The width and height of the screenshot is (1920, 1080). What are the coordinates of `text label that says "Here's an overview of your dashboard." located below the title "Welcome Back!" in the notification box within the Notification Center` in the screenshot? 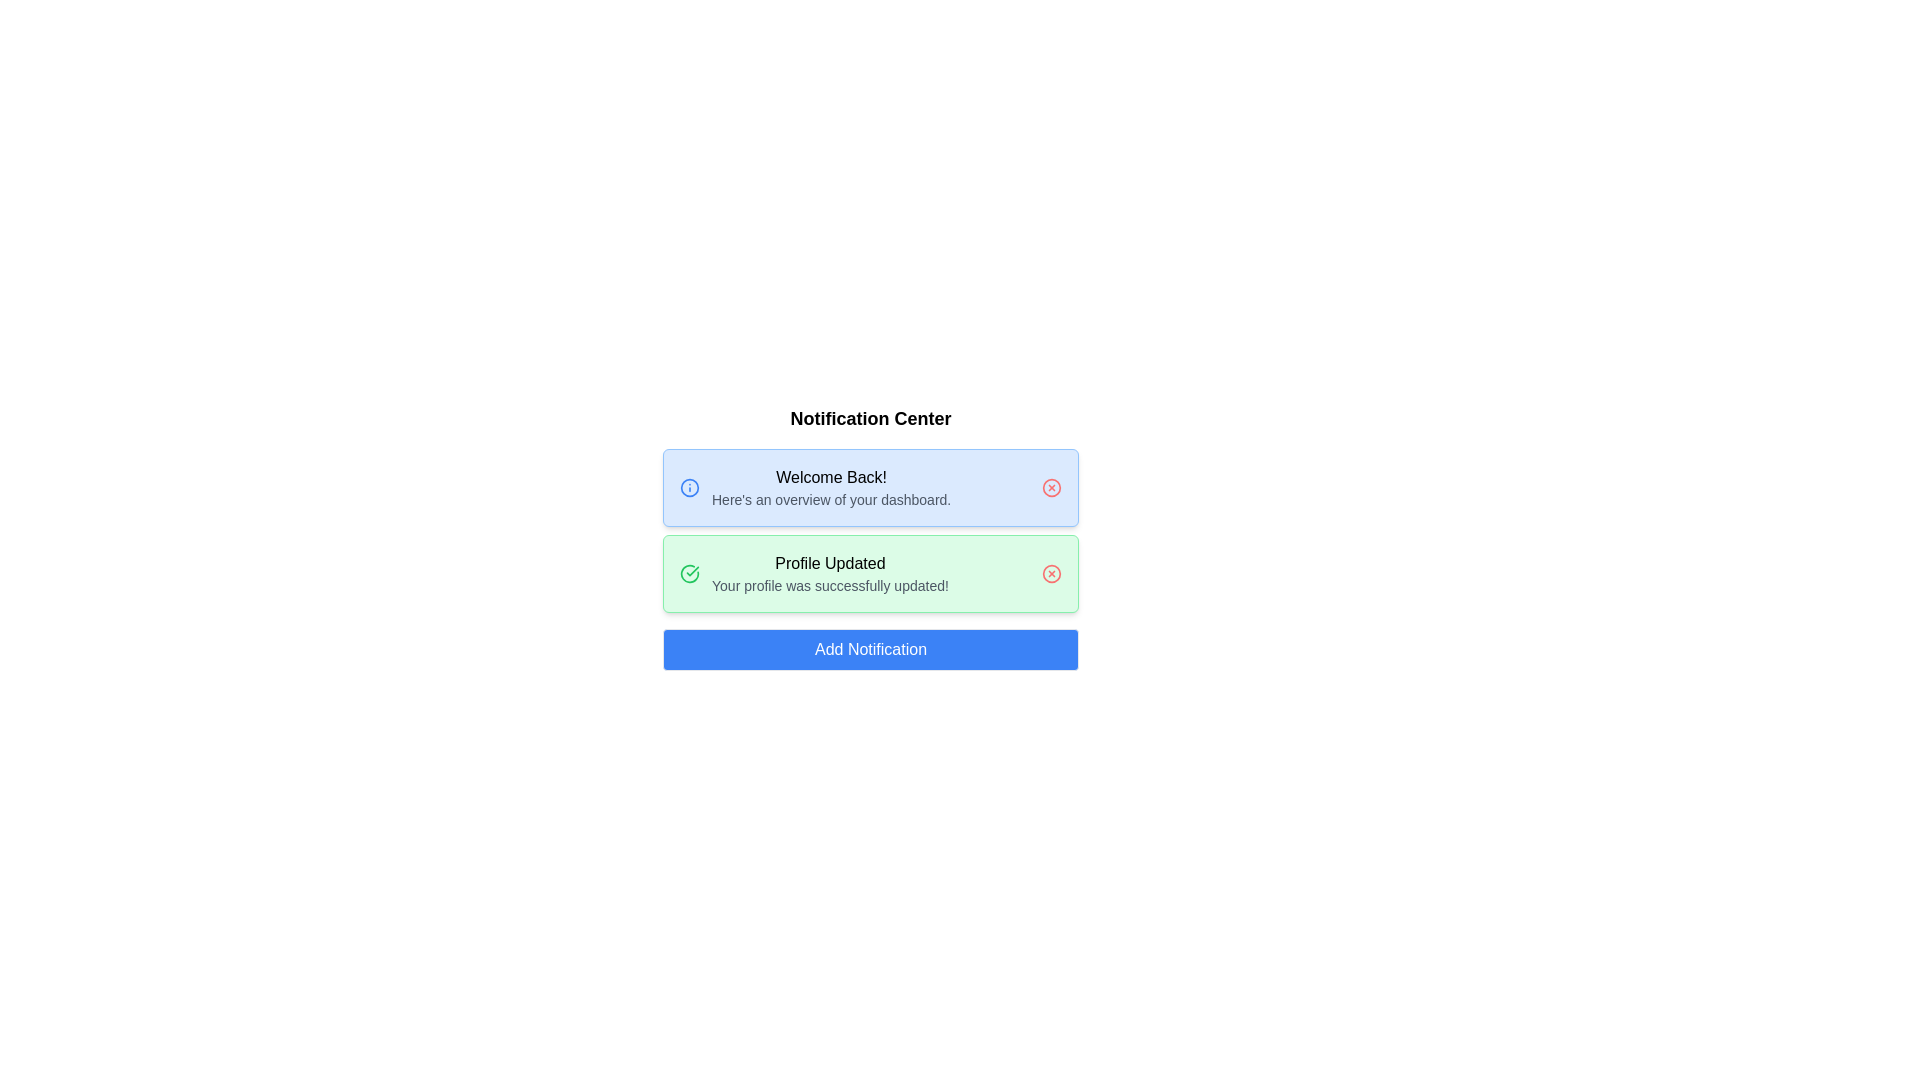 It's located at (831, 499).